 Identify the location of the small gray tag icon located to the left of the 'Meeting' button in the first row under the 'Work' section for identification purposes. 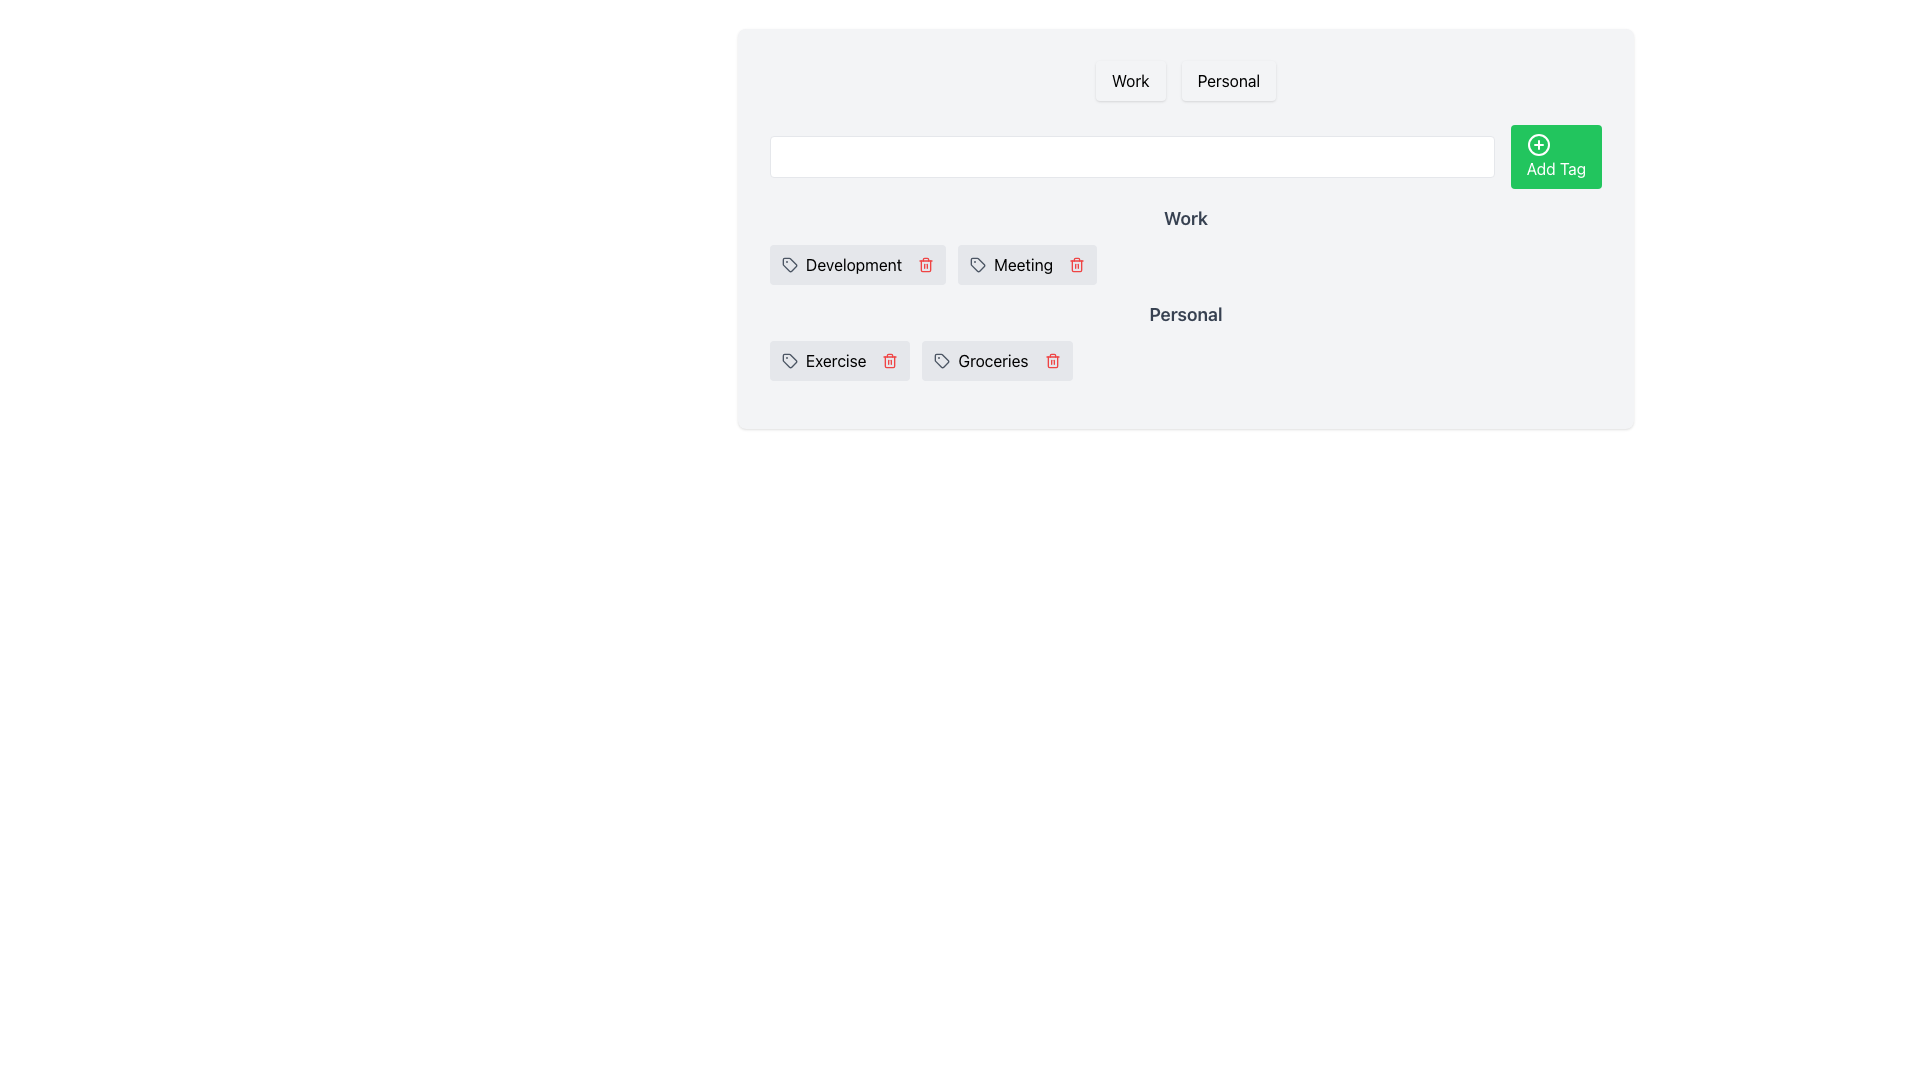
(978, 264).